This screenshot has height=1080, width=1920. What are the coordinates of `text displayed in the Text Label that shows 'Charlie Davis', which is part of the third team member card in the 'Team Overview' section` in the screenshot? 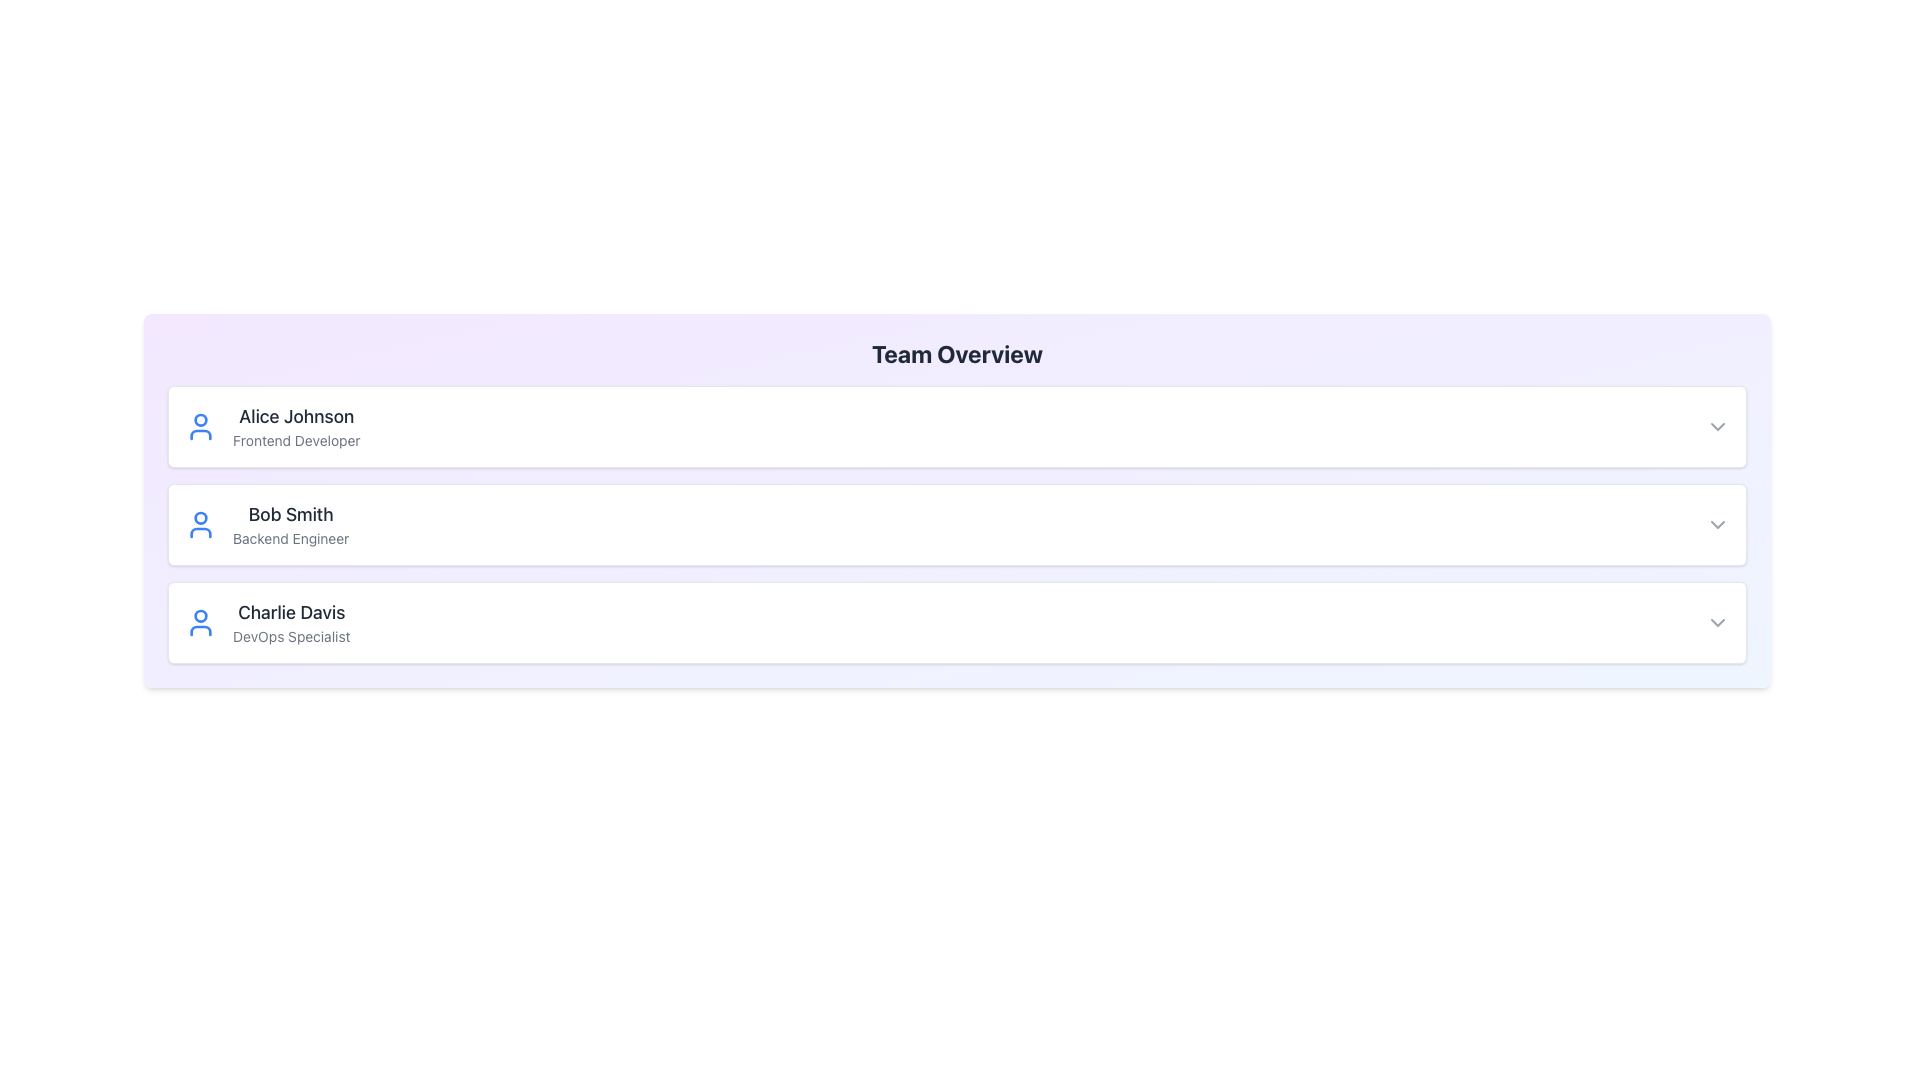 It's located at (290, 612).